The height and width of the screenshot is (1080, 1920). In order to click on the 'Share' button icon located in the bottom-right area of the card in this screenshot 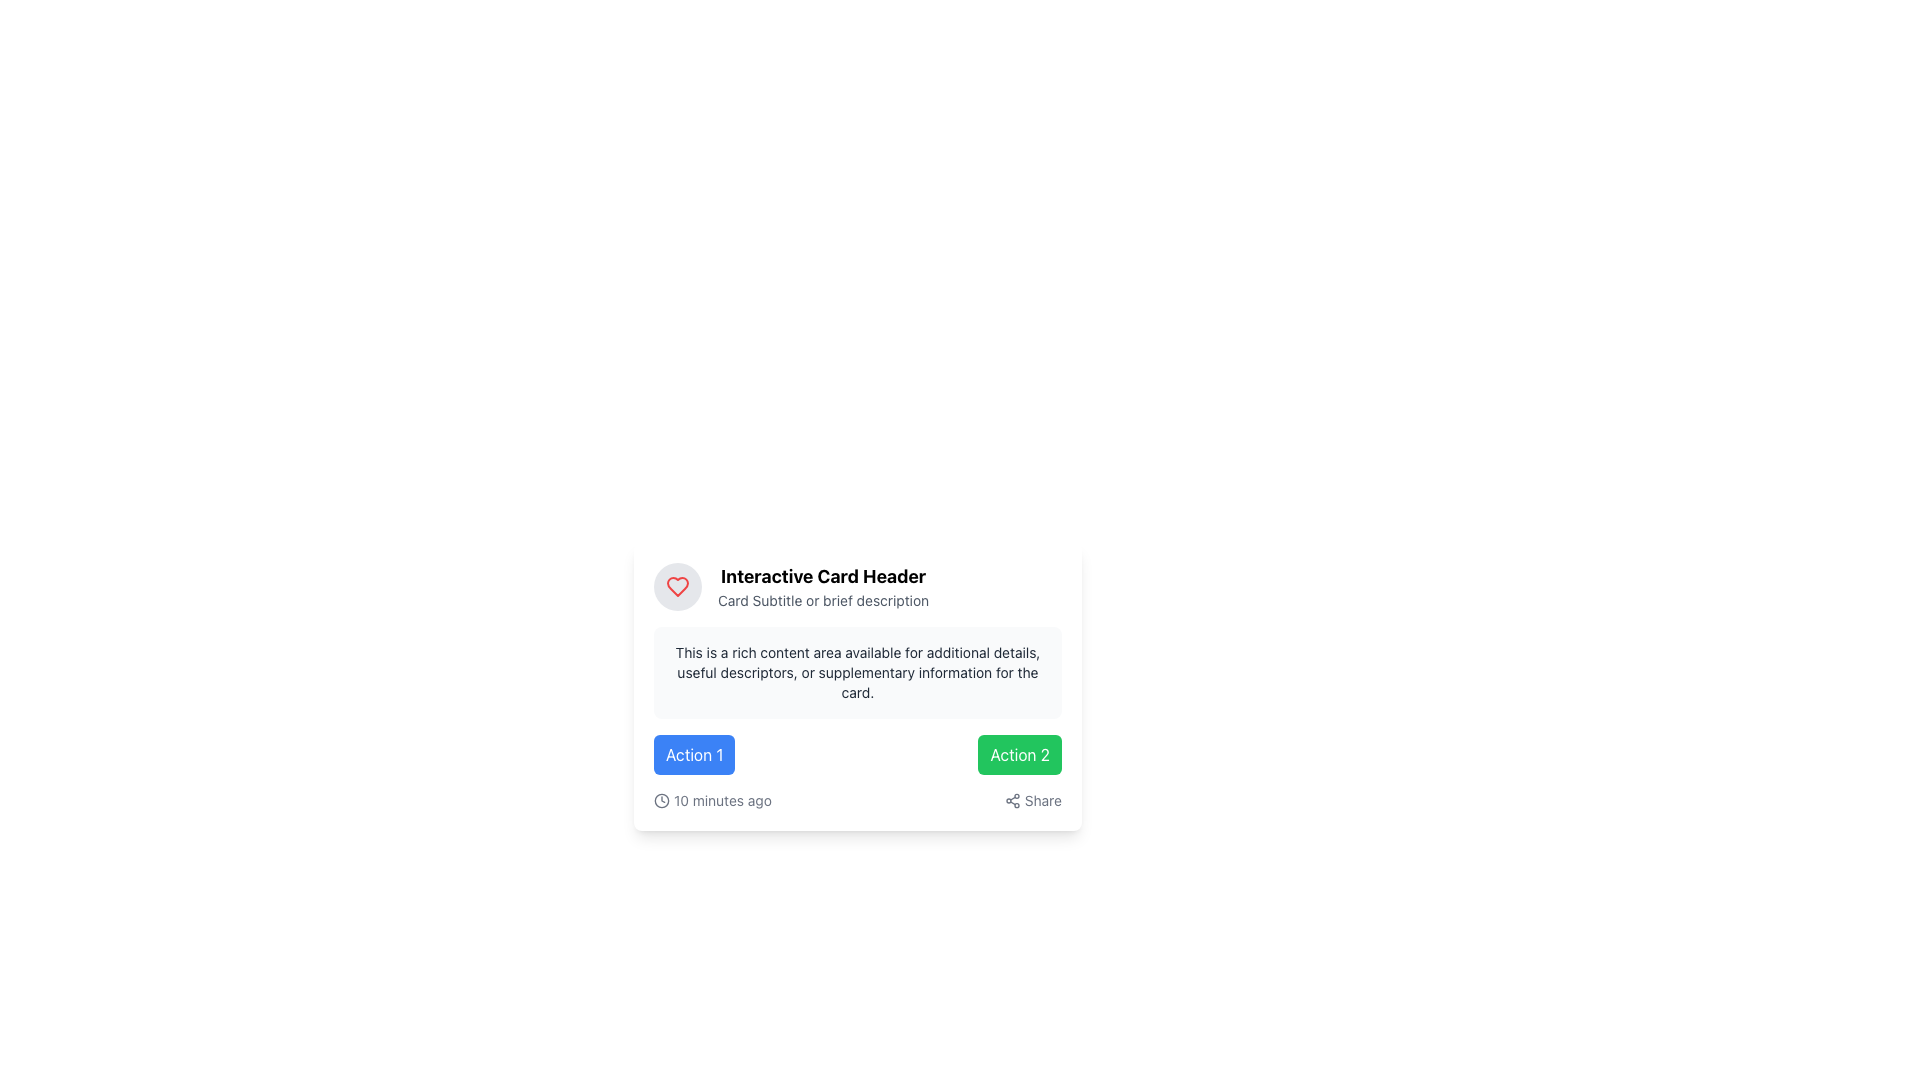, I will do `click(1012, 800)`.